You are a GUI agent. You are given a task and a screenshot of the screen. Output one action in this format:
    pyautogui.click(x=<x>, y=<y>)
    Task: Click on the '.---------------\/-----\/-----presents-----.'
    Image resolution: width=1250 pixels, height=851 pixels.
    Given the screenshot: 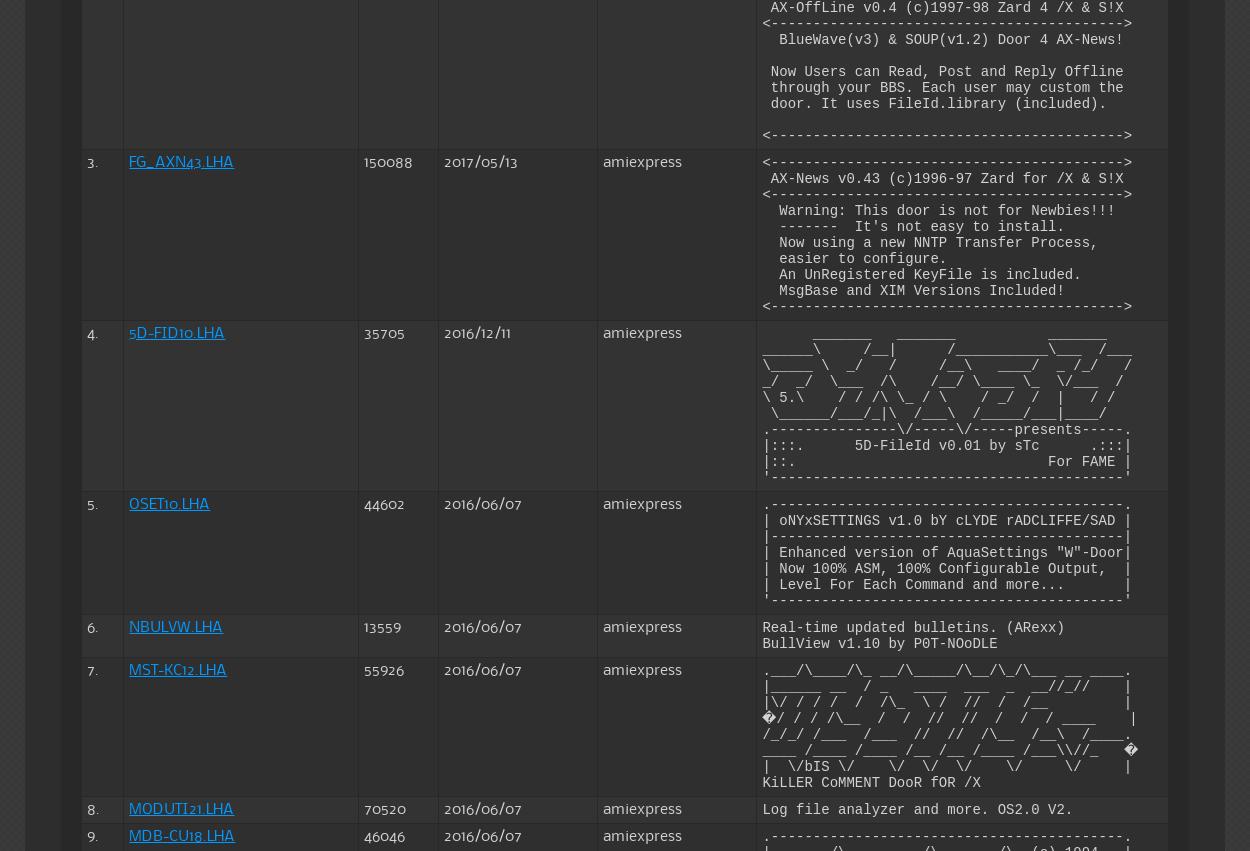 What is the action you would take?
    pyautogui.click(x=946, y=428)
    